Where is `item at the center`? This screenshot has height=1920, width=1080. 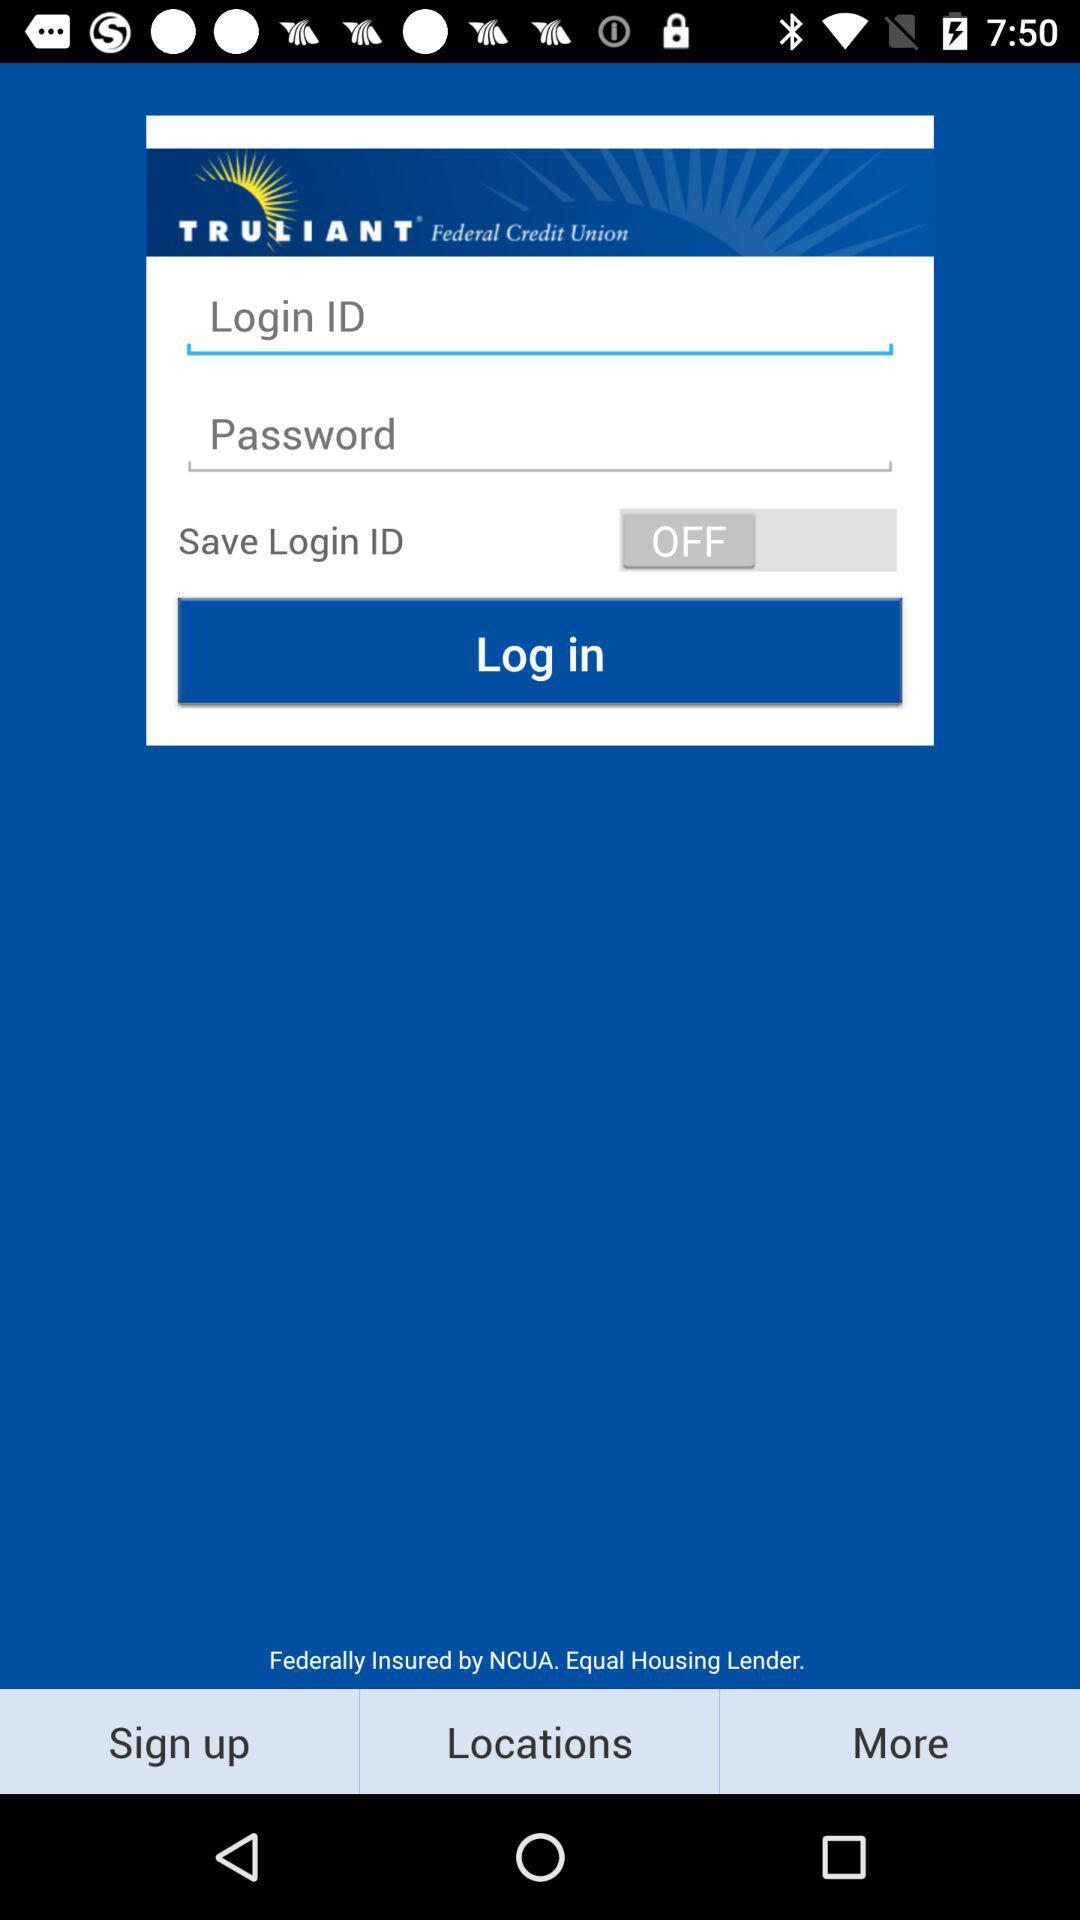
item at the center is located at coordinates (540, 652).